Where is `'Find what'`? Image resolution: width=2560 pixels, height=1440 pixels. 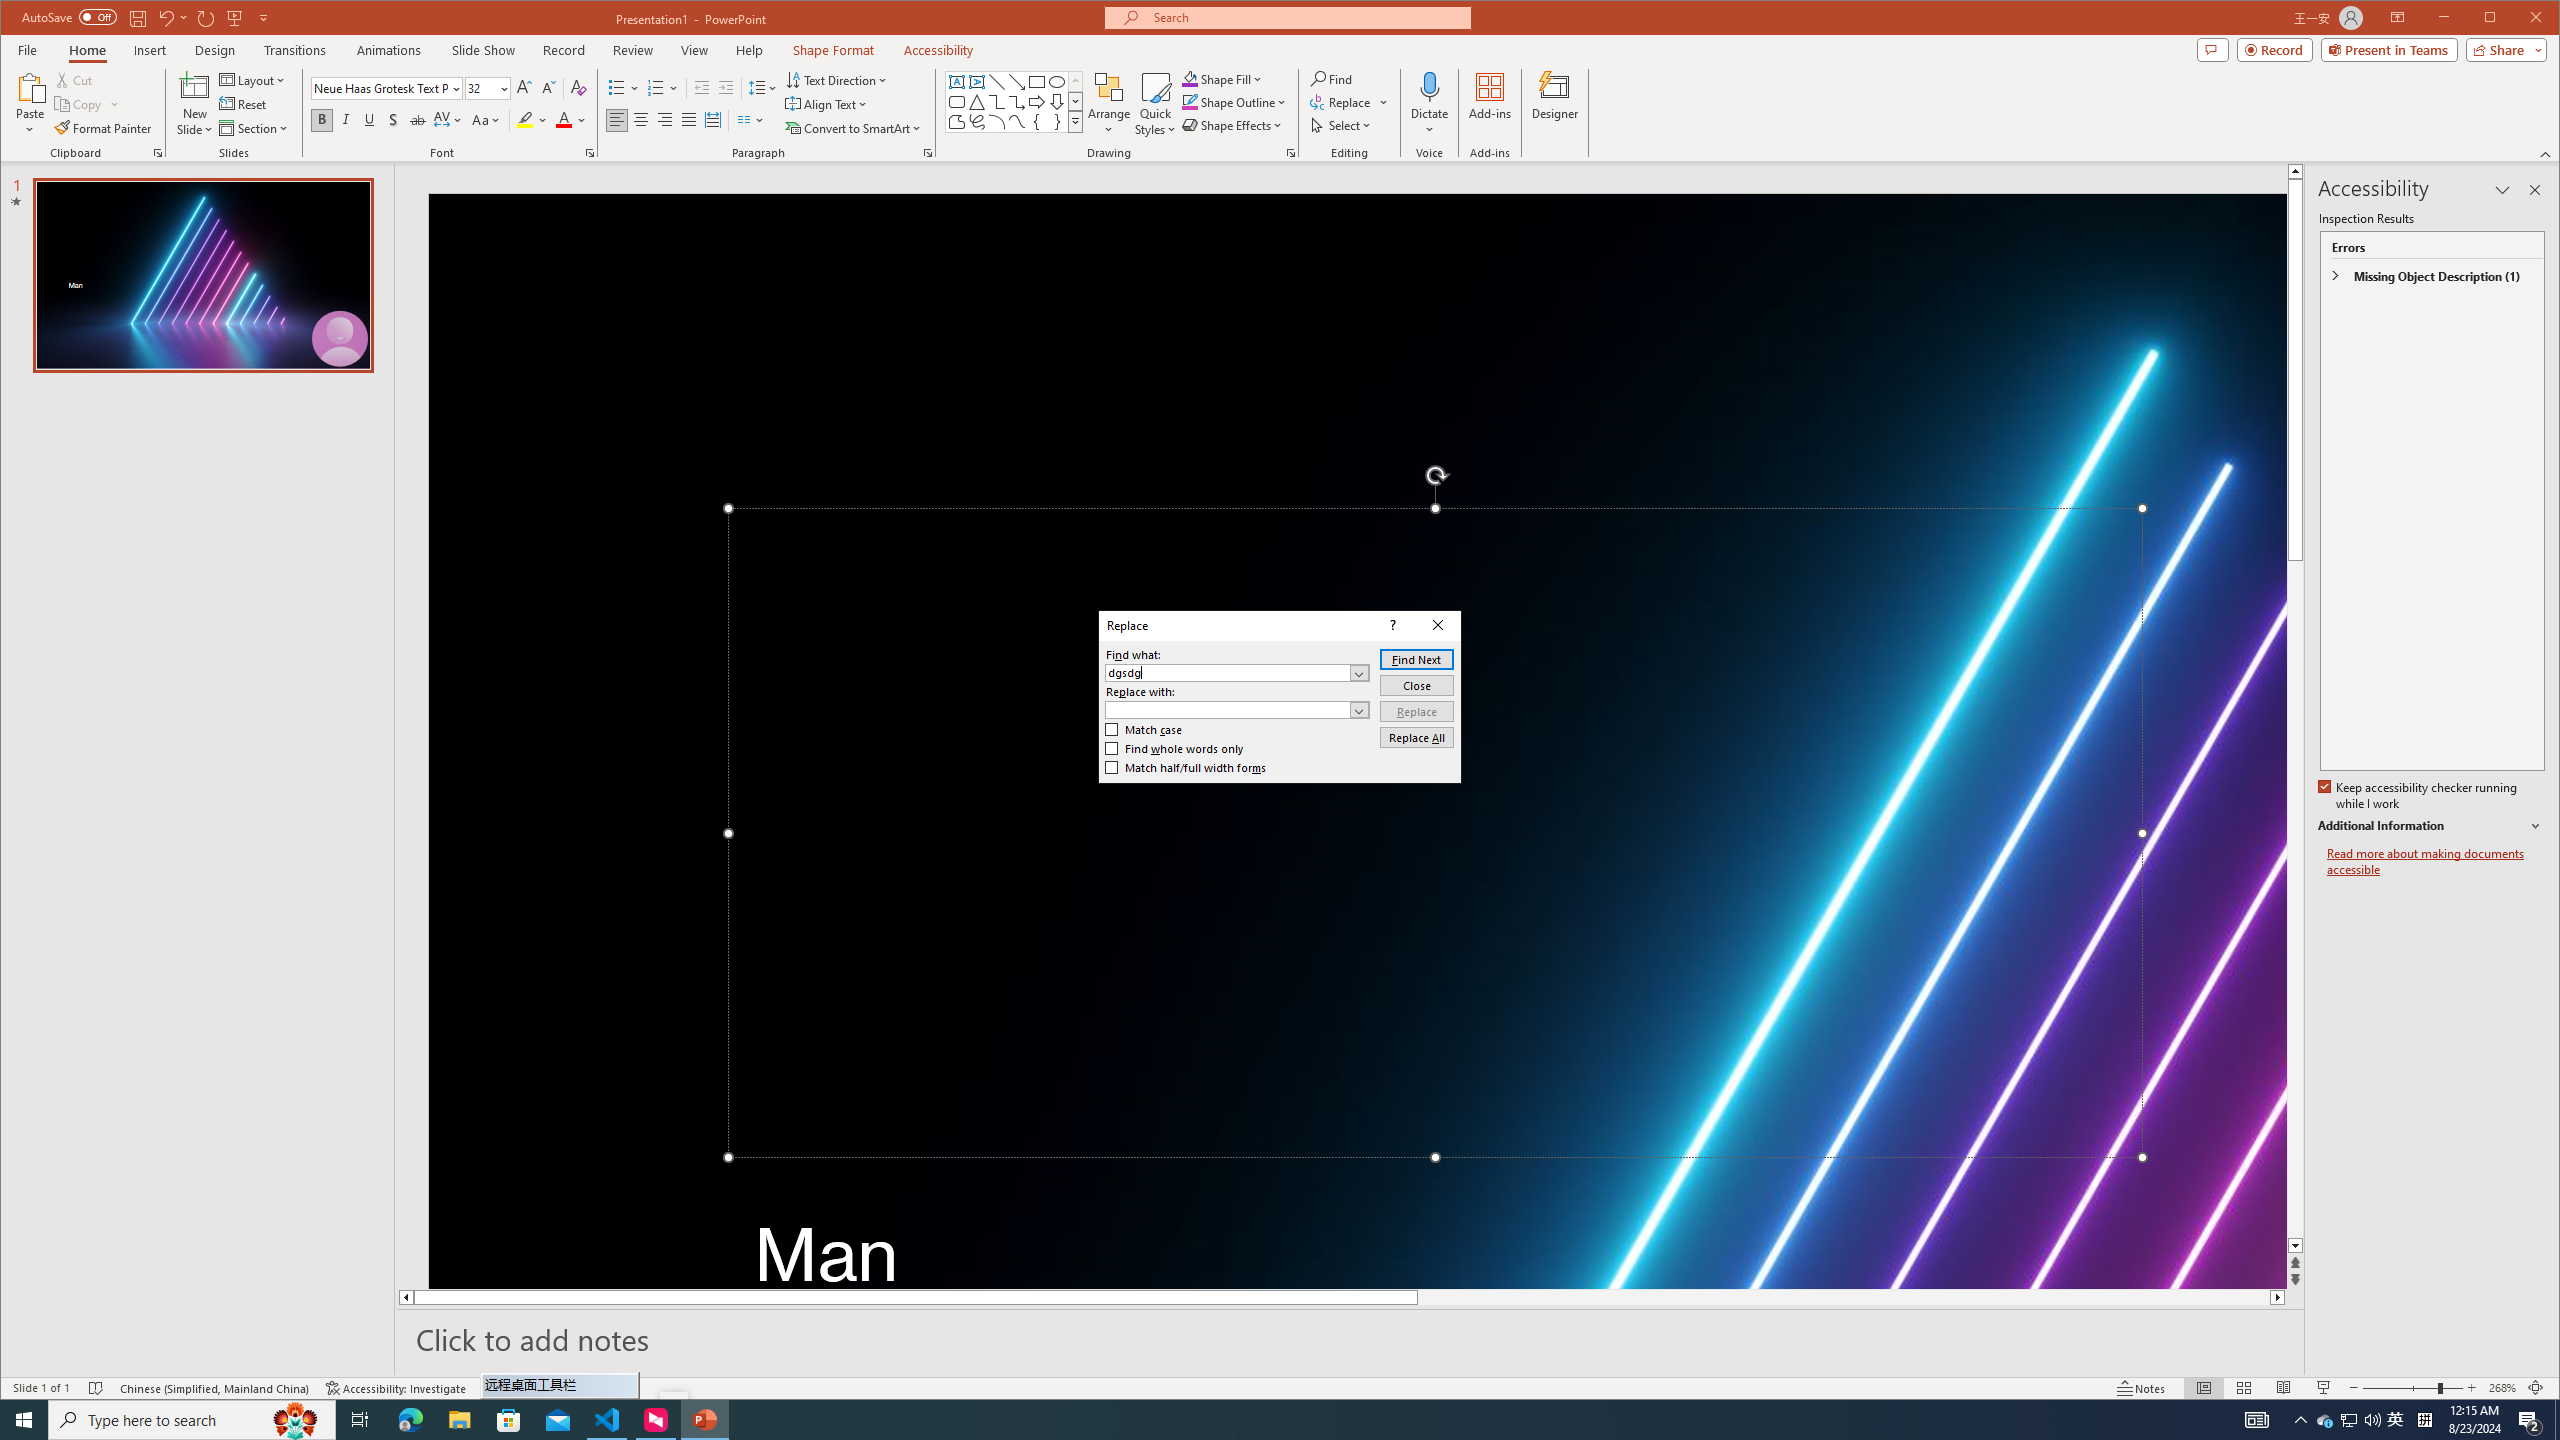 'Find what' is located at coordinates (1236, 673).